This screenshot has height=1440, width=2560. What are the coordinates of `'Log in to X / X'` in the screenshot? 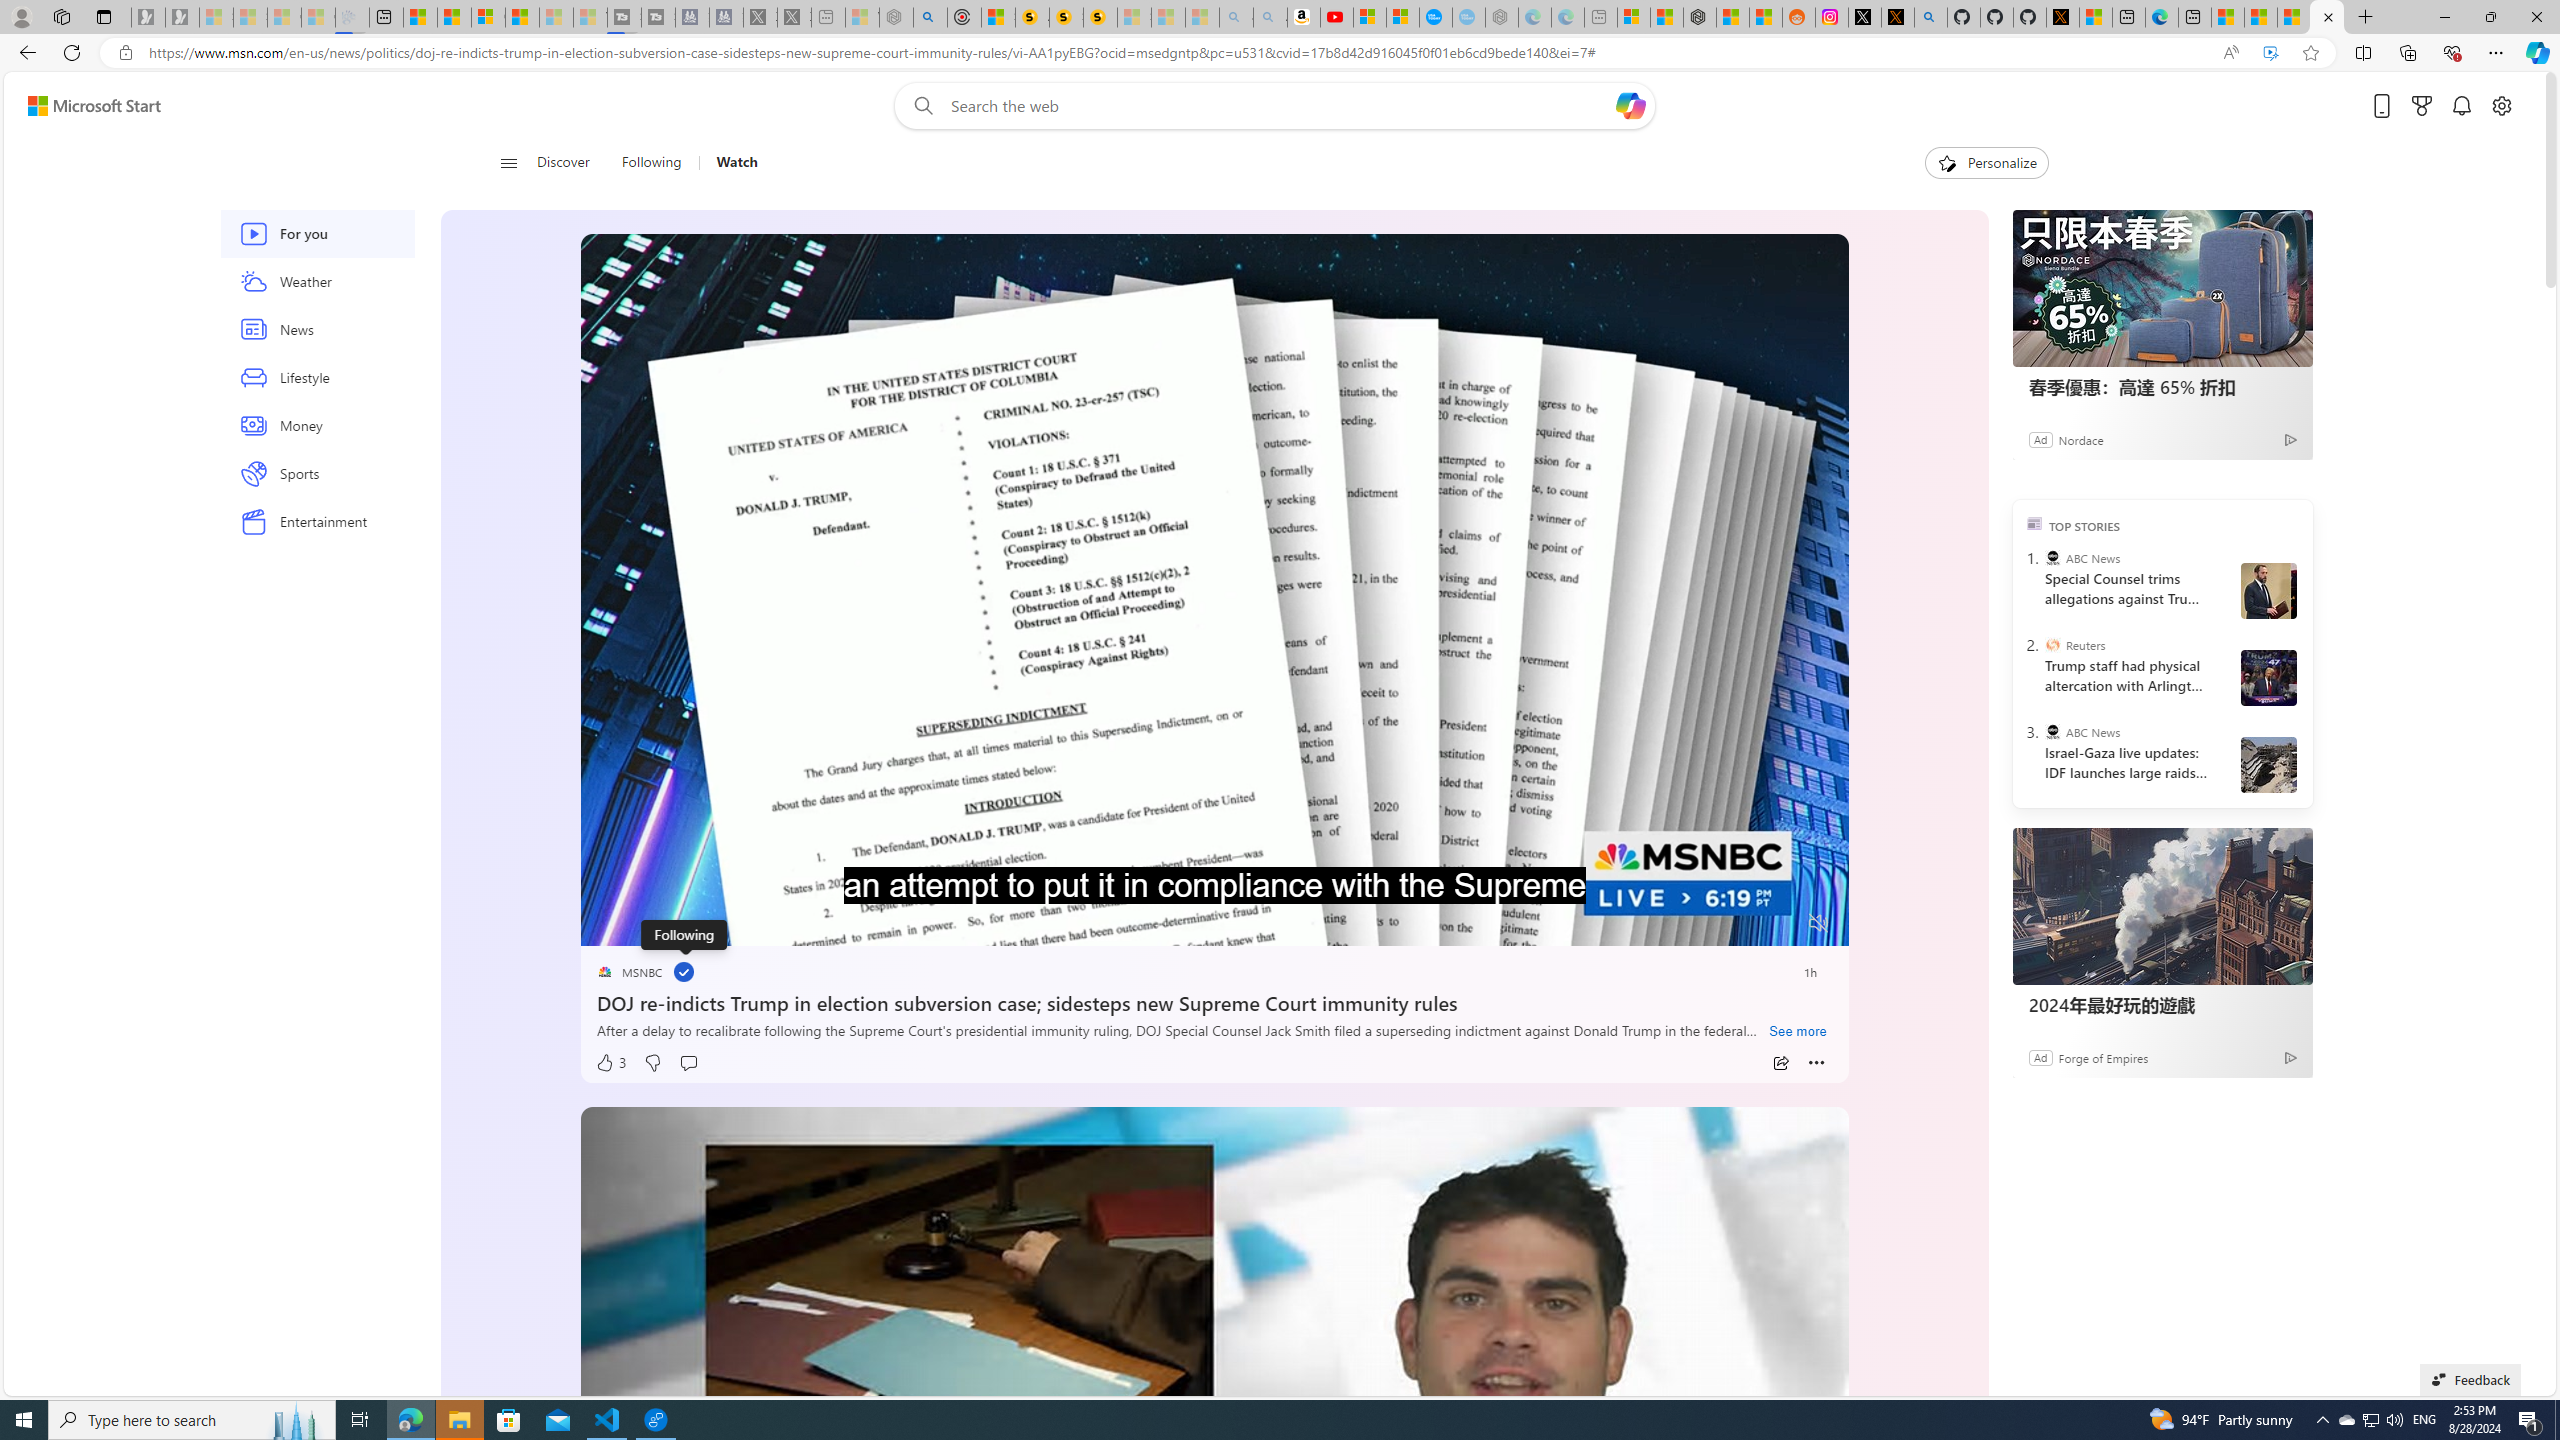 It's located at (1863, 16).